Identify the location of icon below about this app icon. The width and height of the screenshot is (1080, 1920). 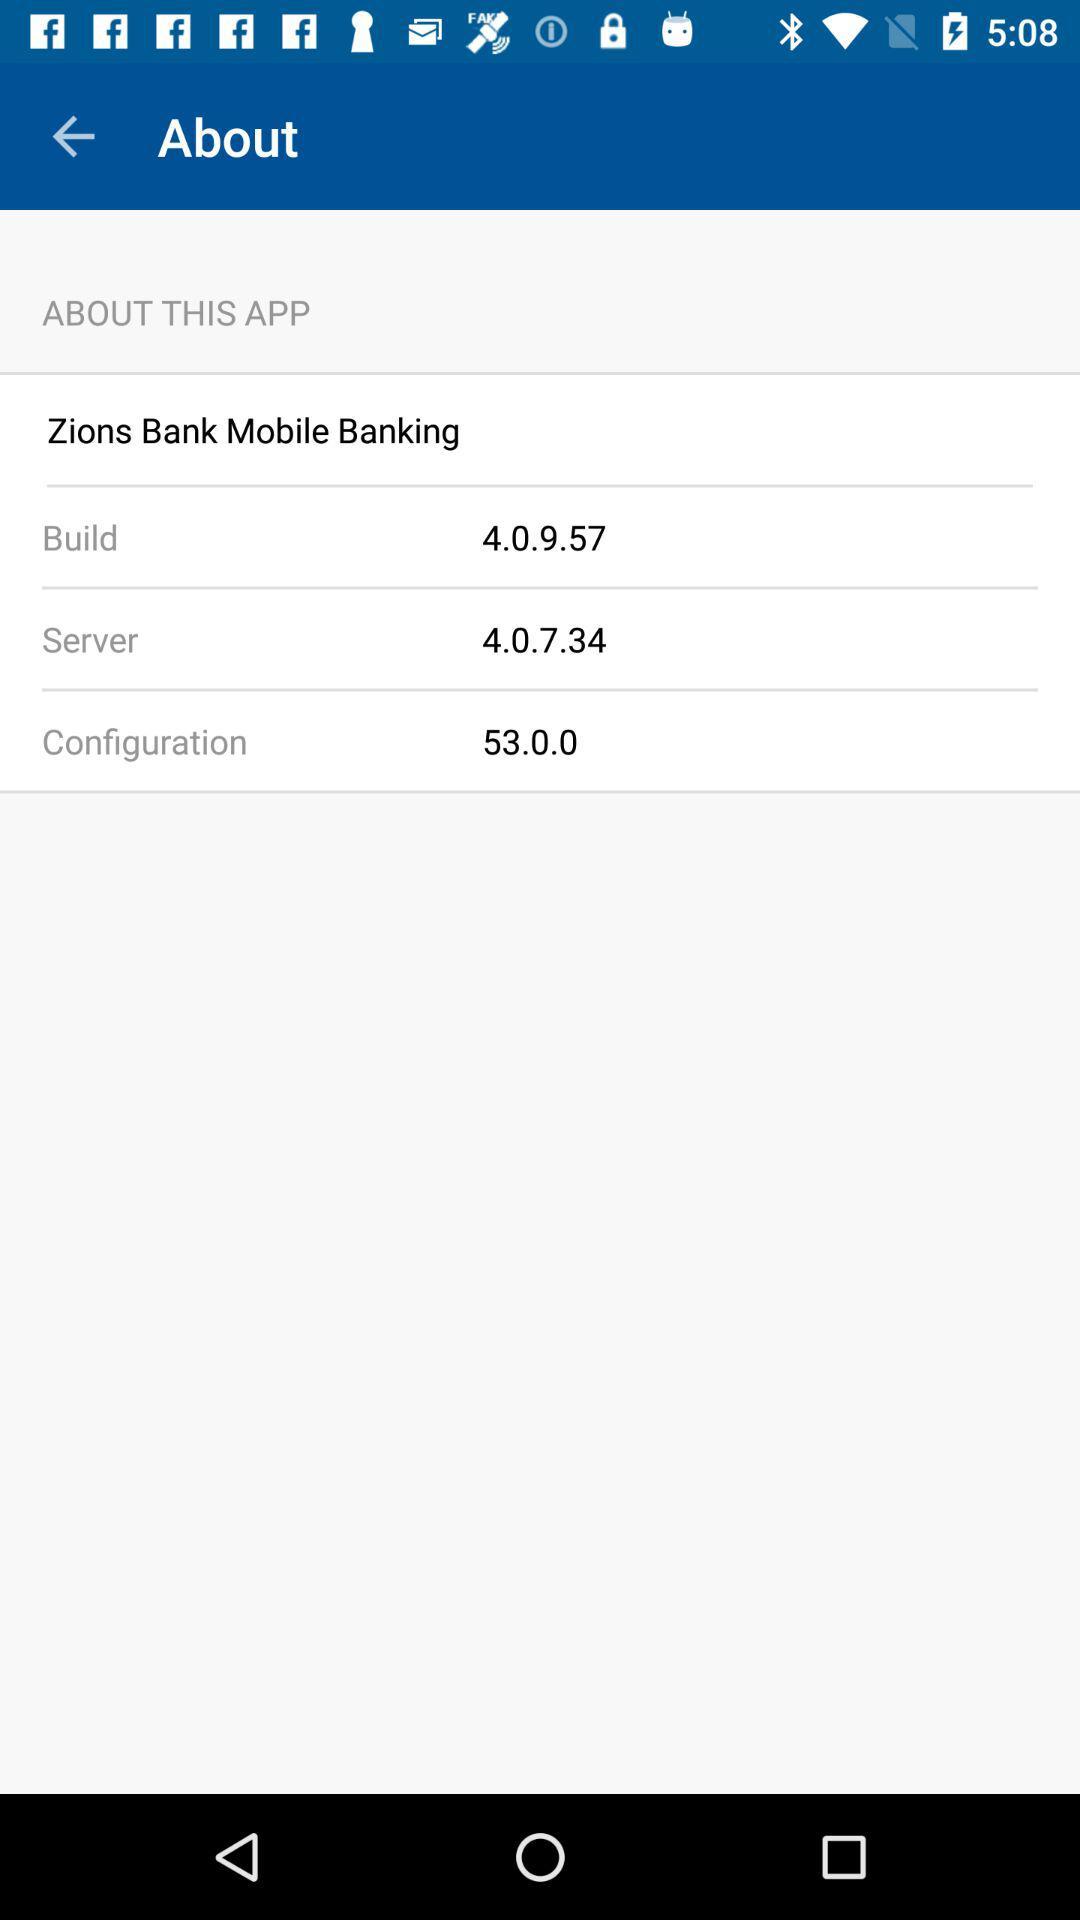
(540, 373).